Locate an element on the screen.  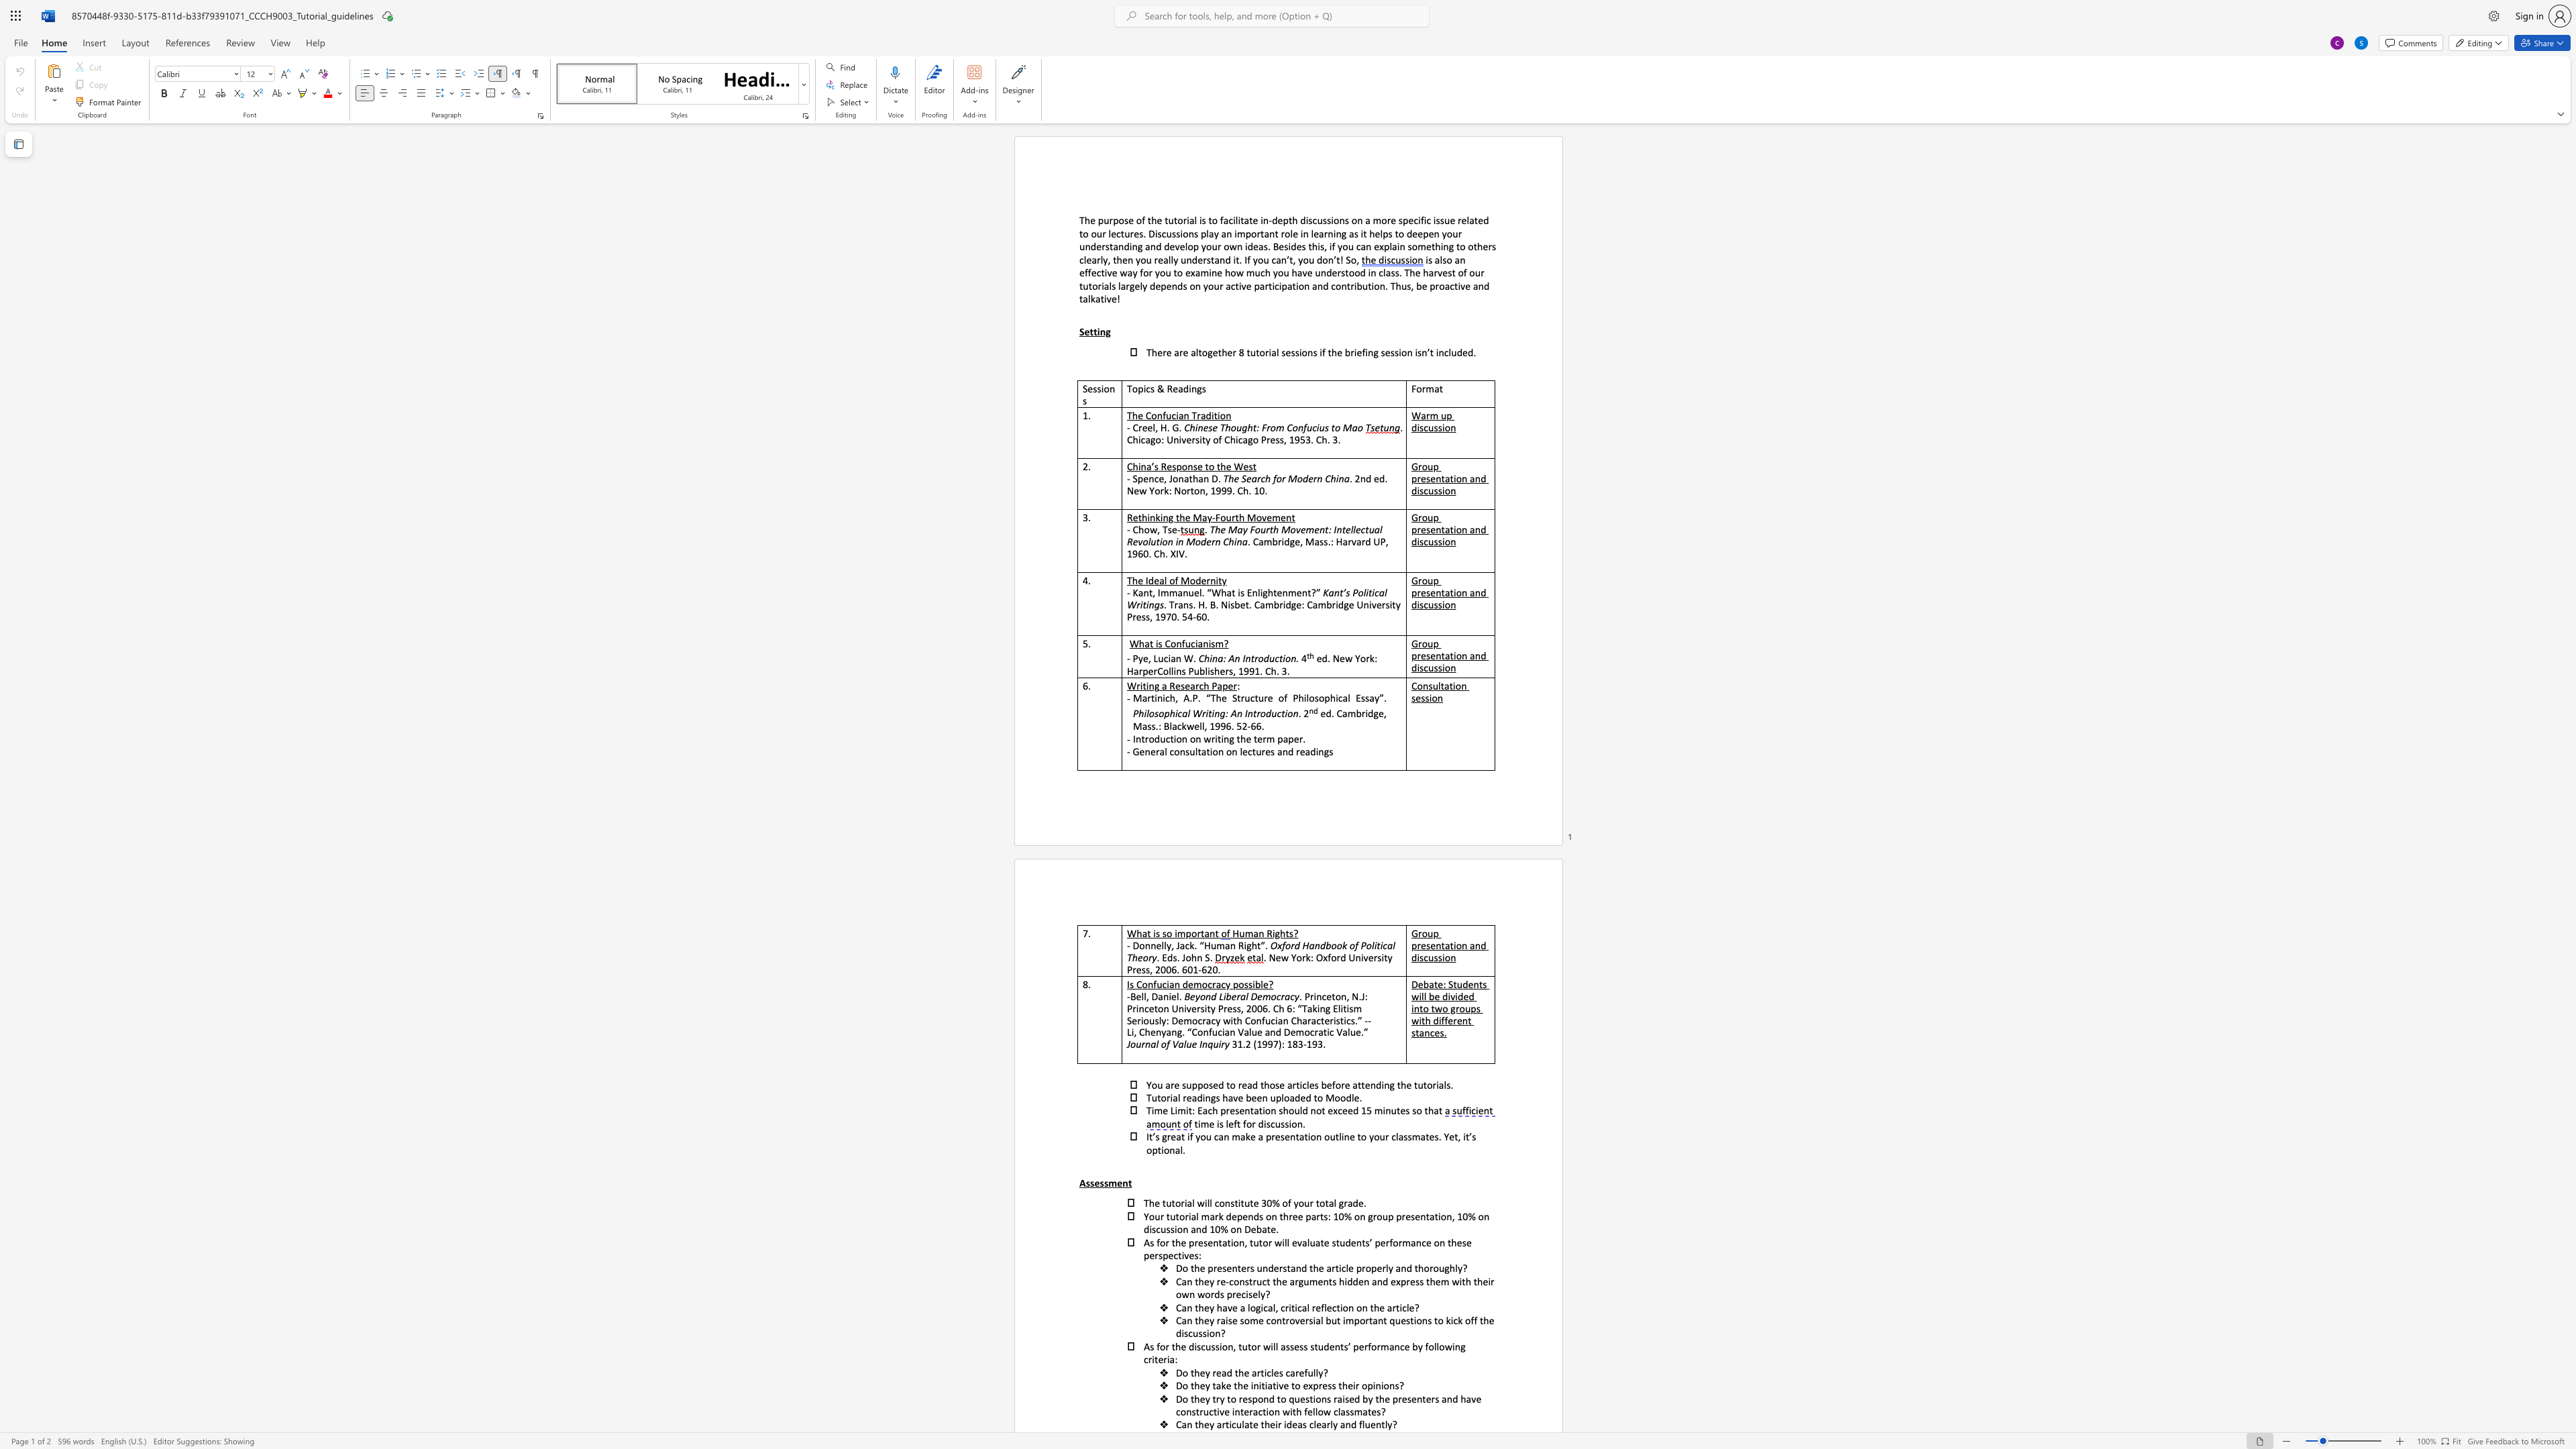
the subset text "nsultation s" within the text "Consultation session" is located at coordinates (1421, 685).